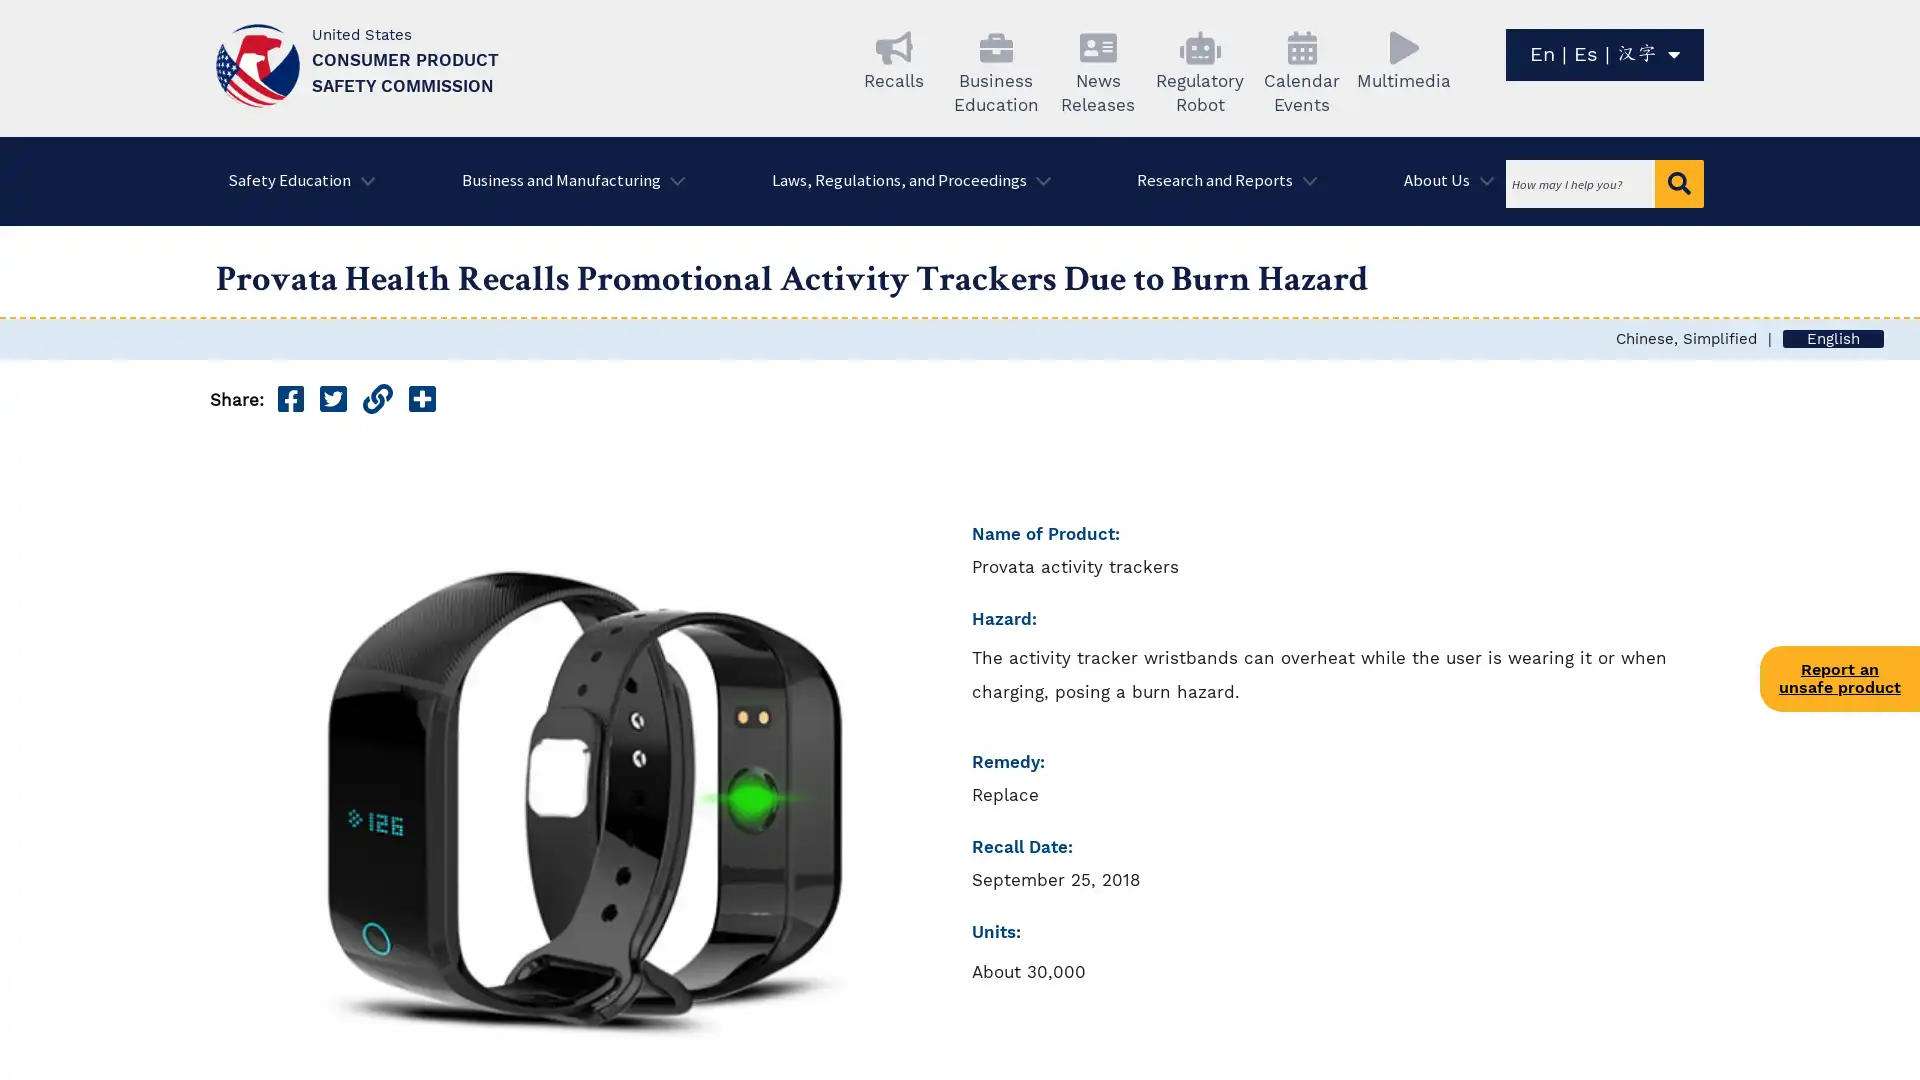 This screenshot has height=1080, width=1920. Describe the element at coordinates (565, 181) in the screenshot. I see `Business and Manufacturing` at that location.